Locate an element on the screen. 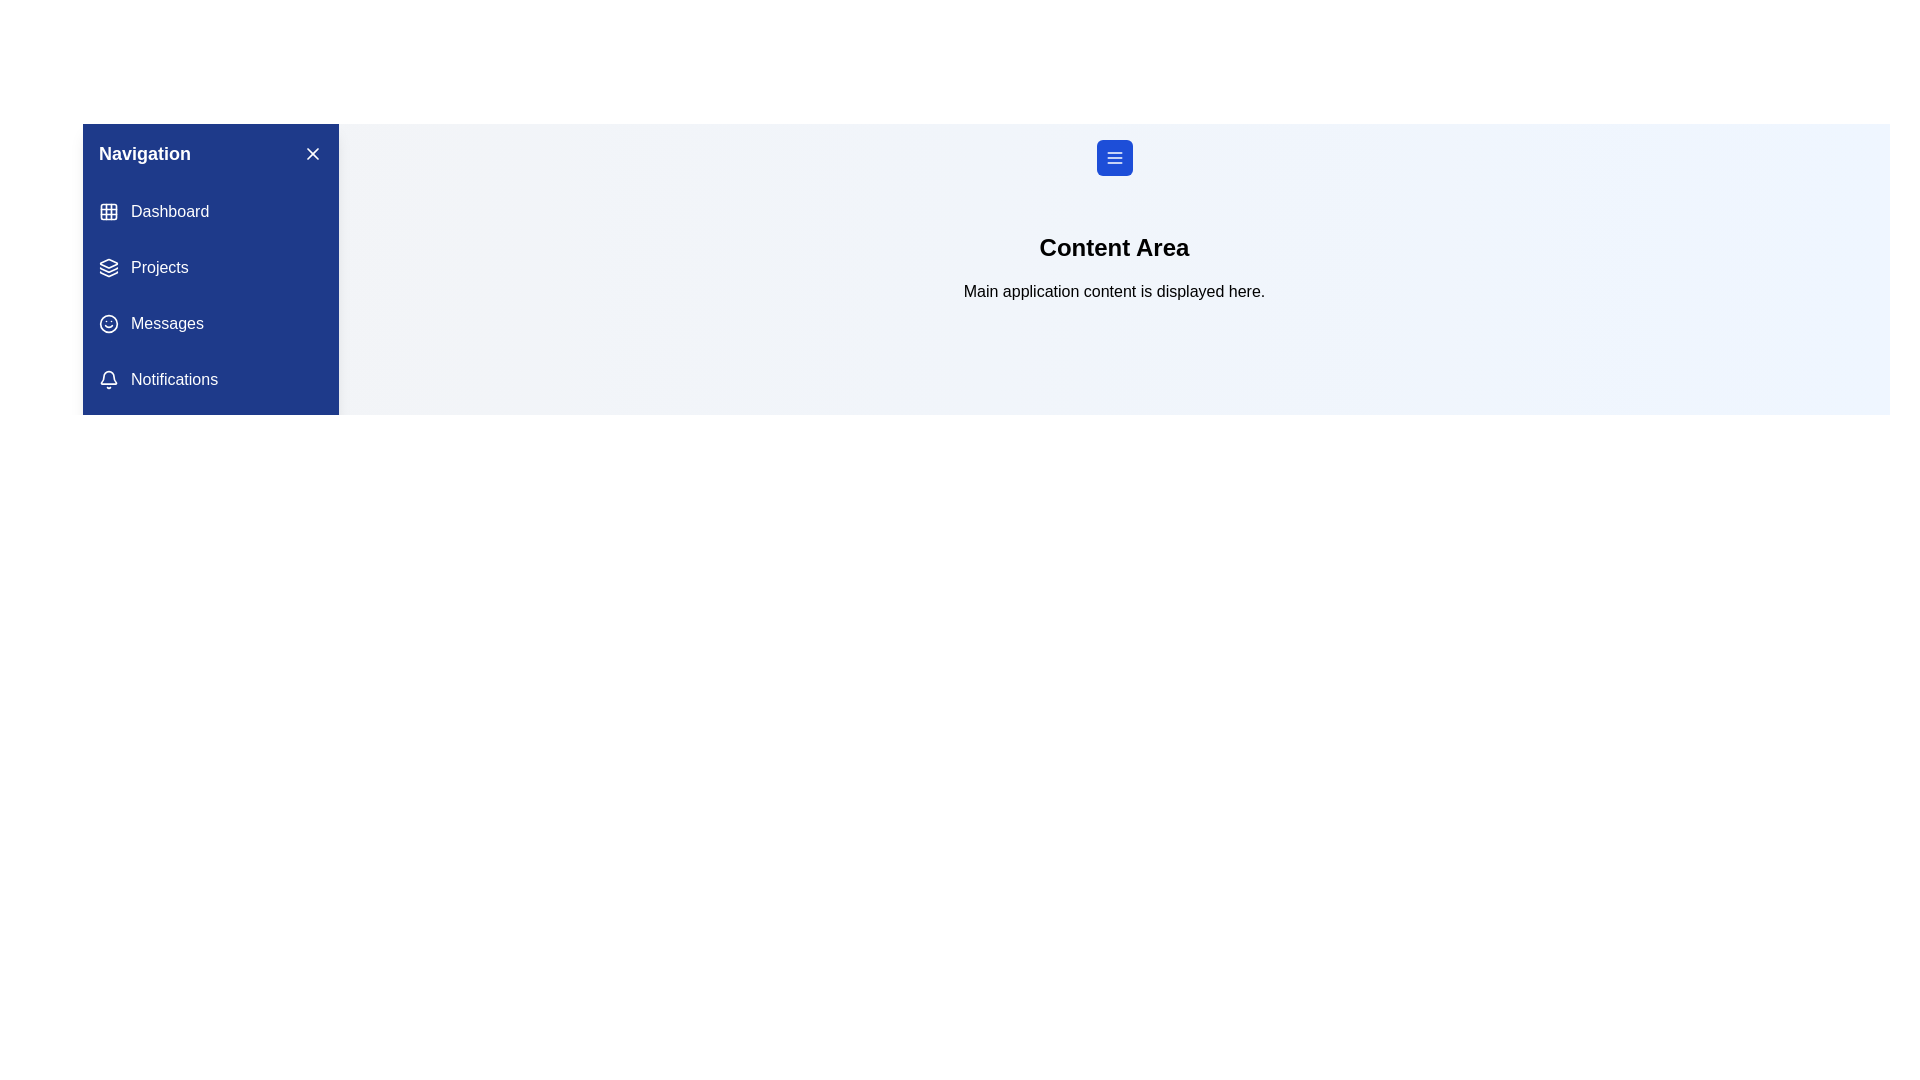 Image resolution: width=1920 pixels, height=1080 pixels. main menu button located in the content area is located at coordinates (1113, 157).